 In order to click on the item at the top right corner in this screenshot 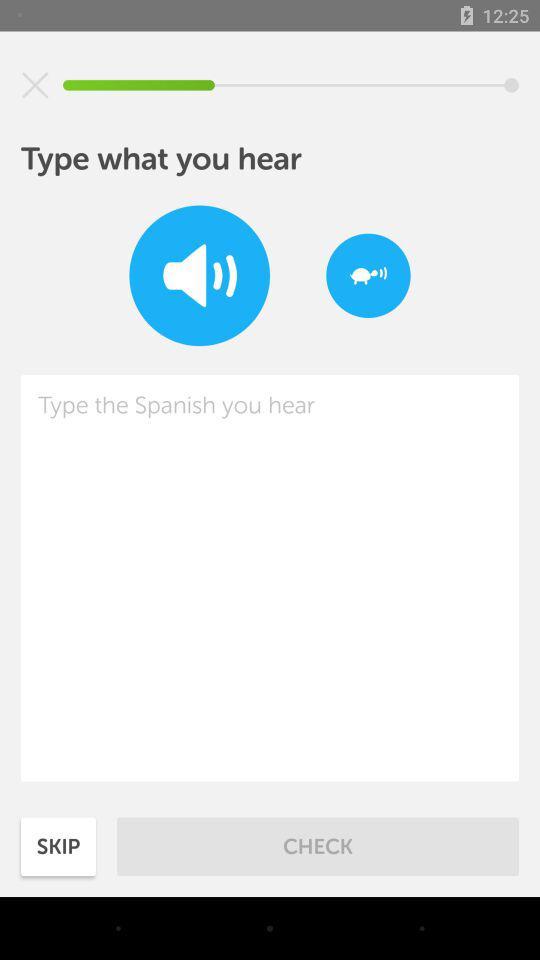, I will do `click(367, 274)`.